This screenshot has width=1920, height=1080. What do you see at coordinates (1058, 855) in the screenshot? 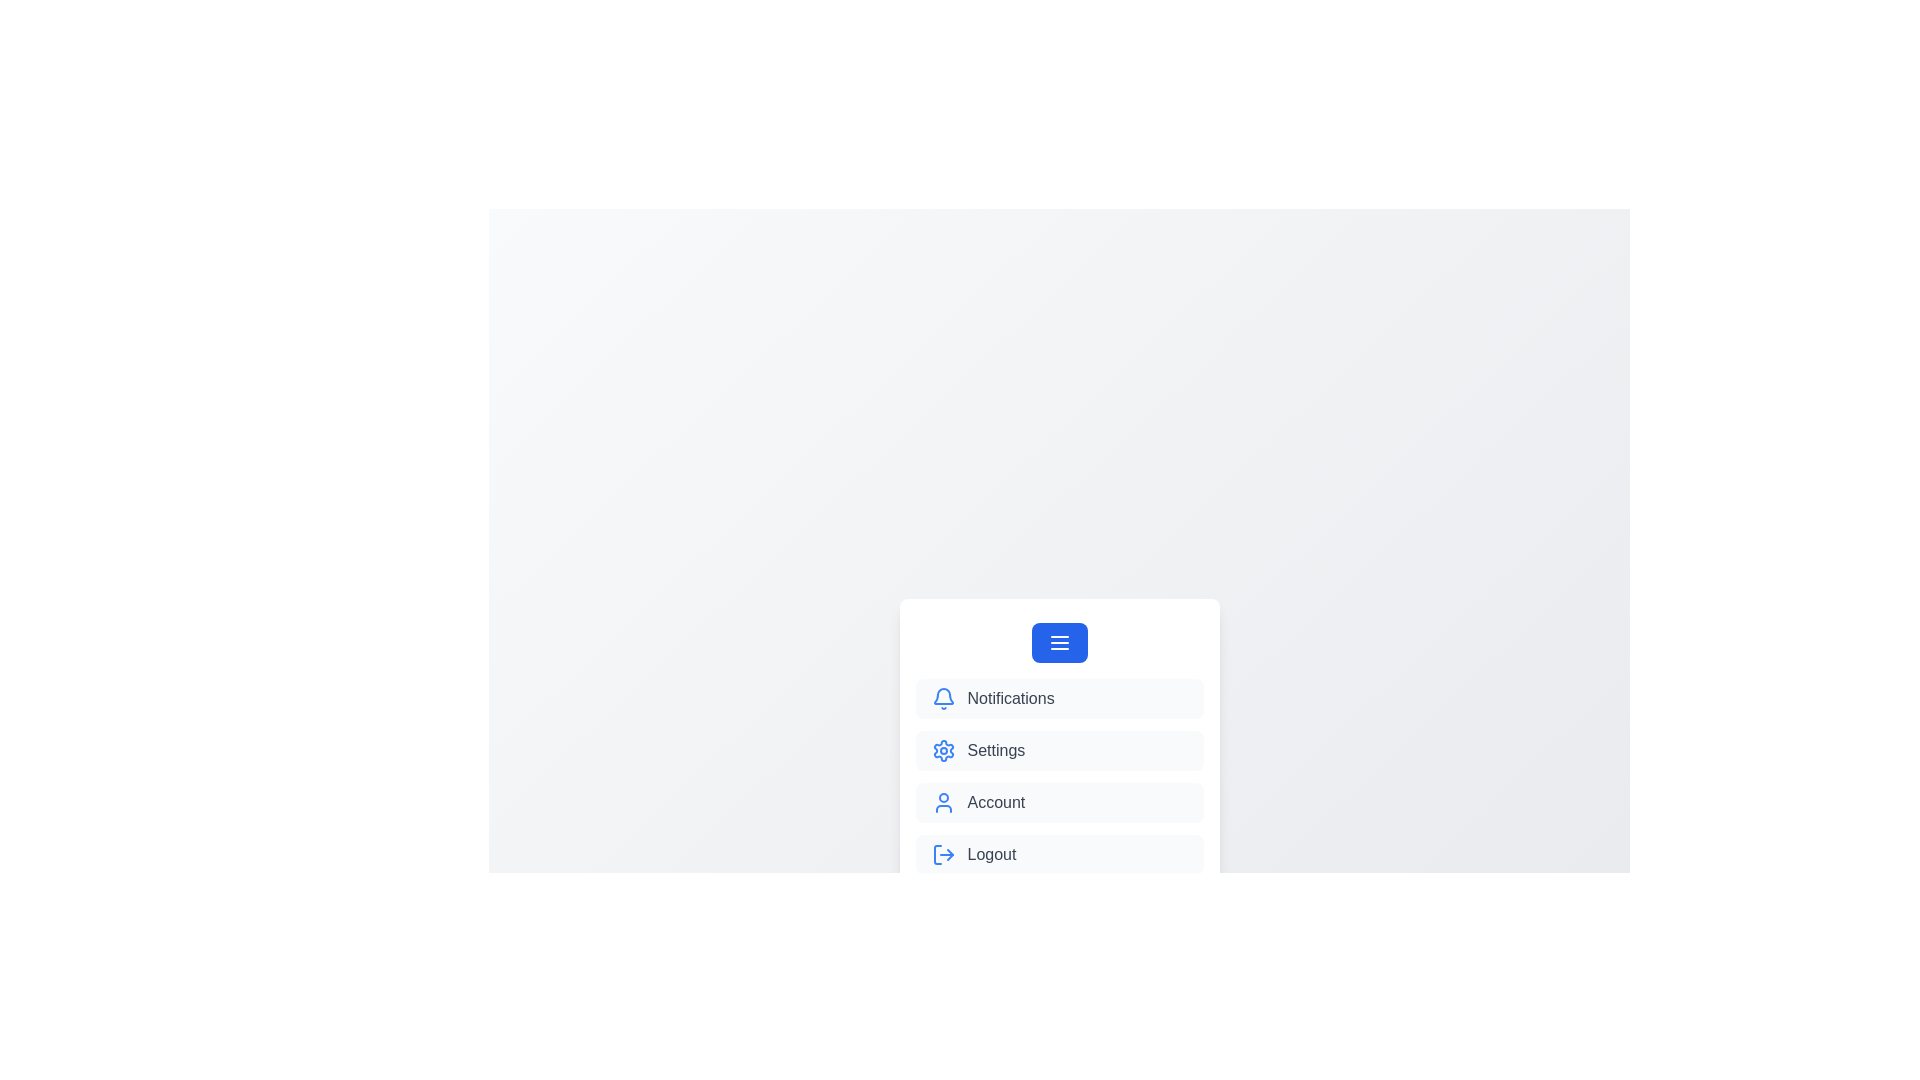
I see `the menu option Logout by clicking on it` at bounding box center [1058, 855].